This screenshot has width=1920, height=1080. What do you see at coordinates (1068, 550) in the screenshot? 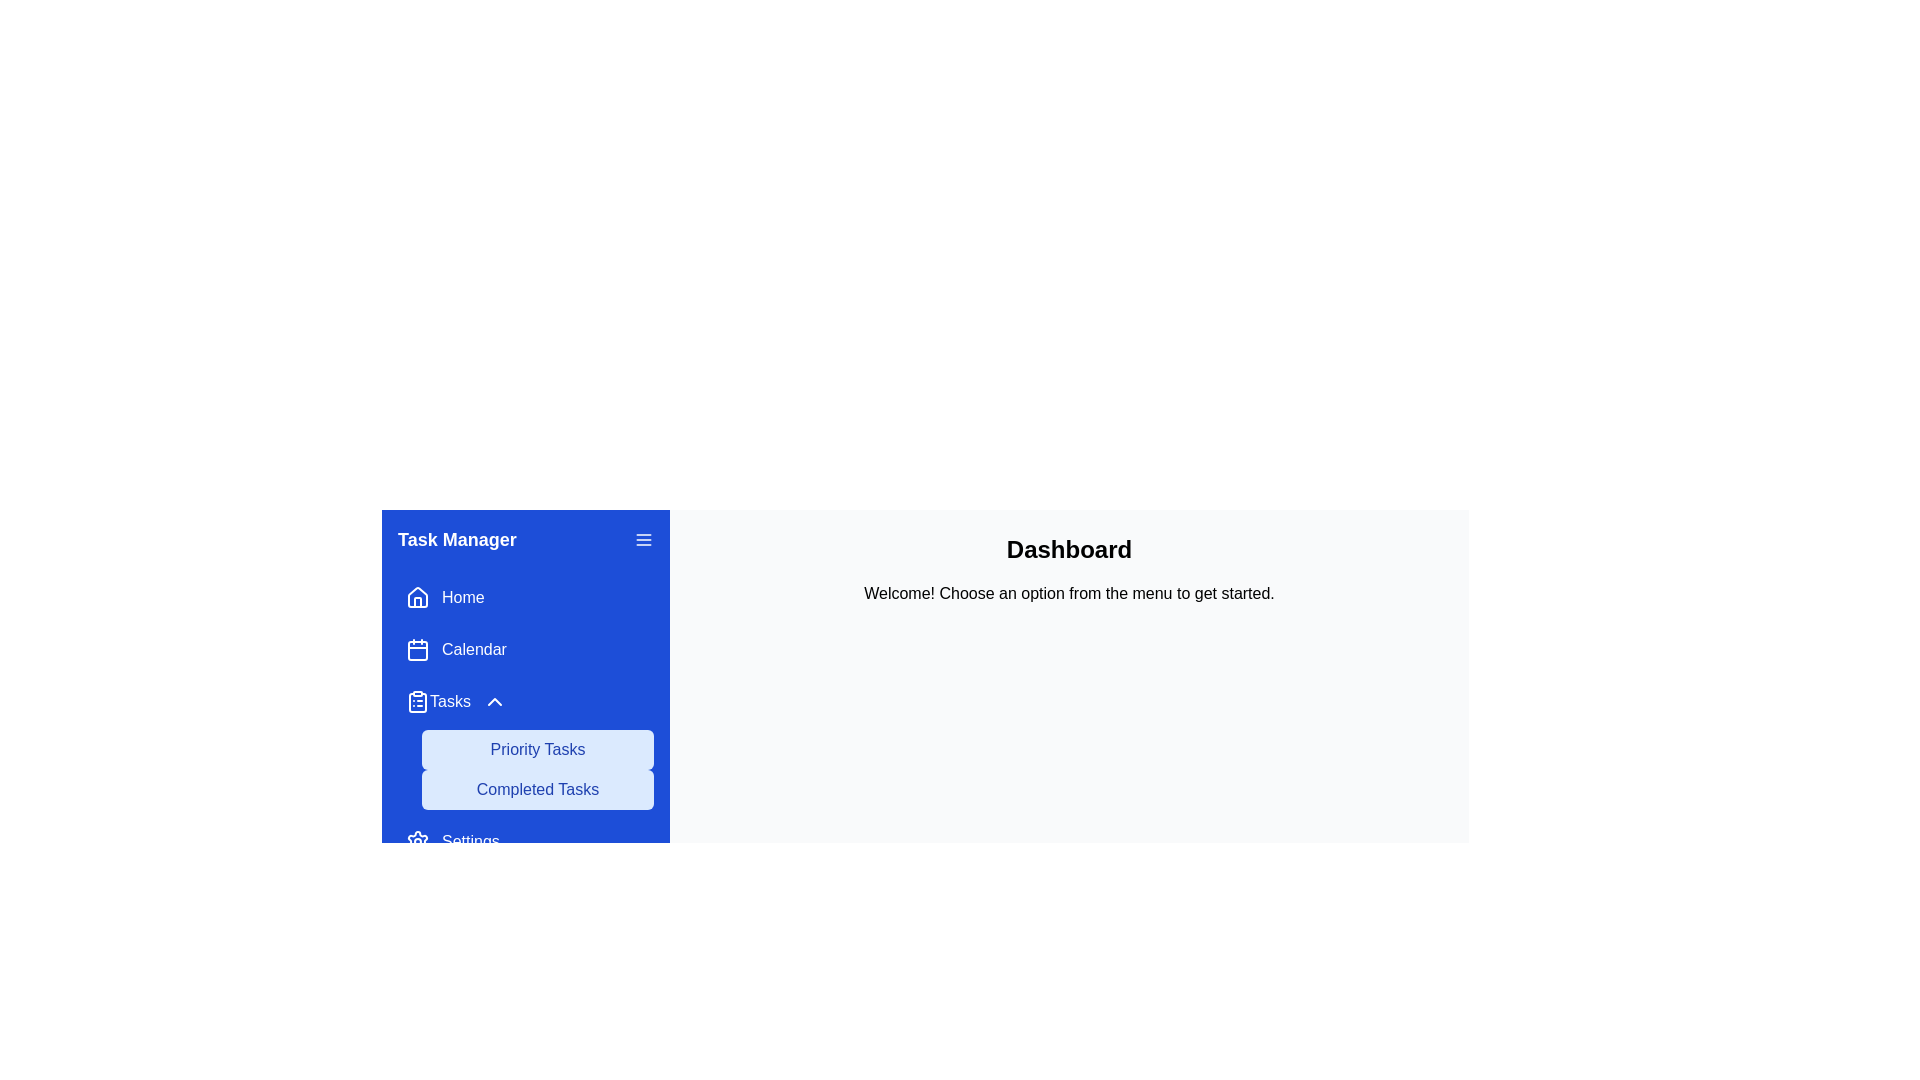
I see `text from the heading element titled 'Dashboard', which indicates the current section of the application located at the top of the main content area` at bounding box center [1068, 550].